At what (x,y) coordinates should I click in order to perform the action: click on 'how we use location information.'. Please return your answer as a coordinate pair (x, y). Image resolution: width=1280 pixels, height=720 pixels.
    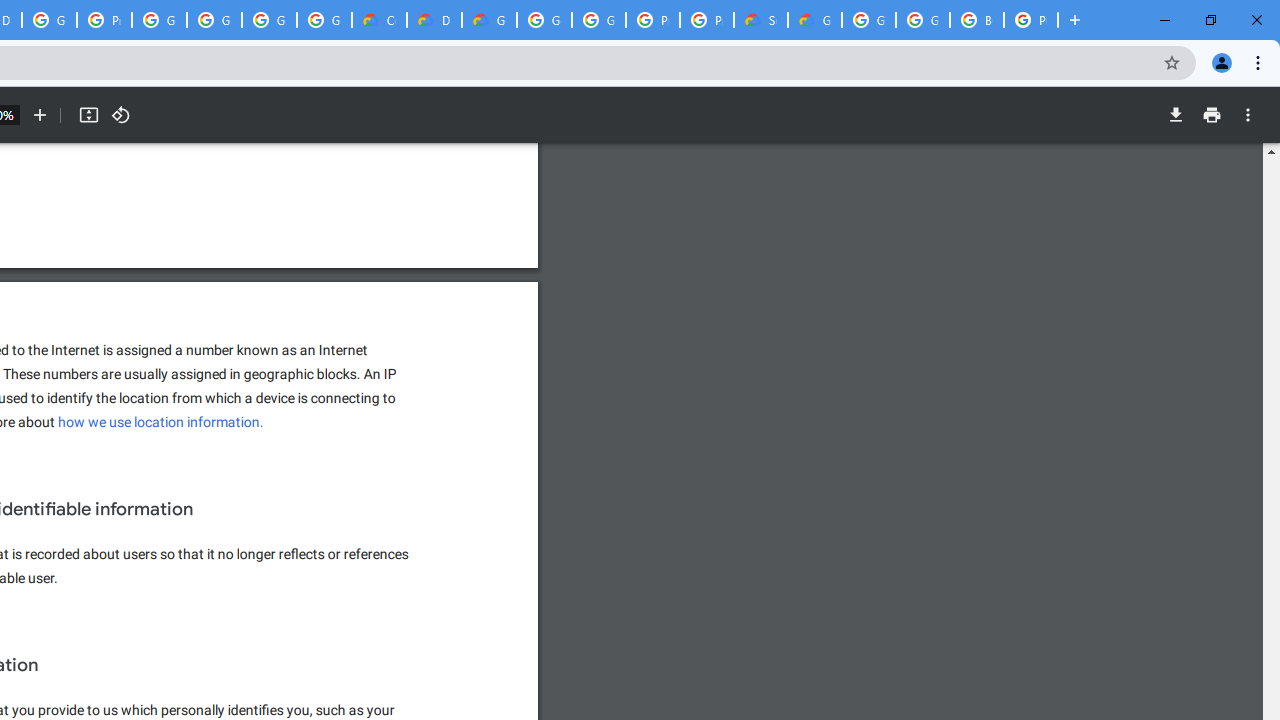
    Looking at the image, I should click on (161, 421).